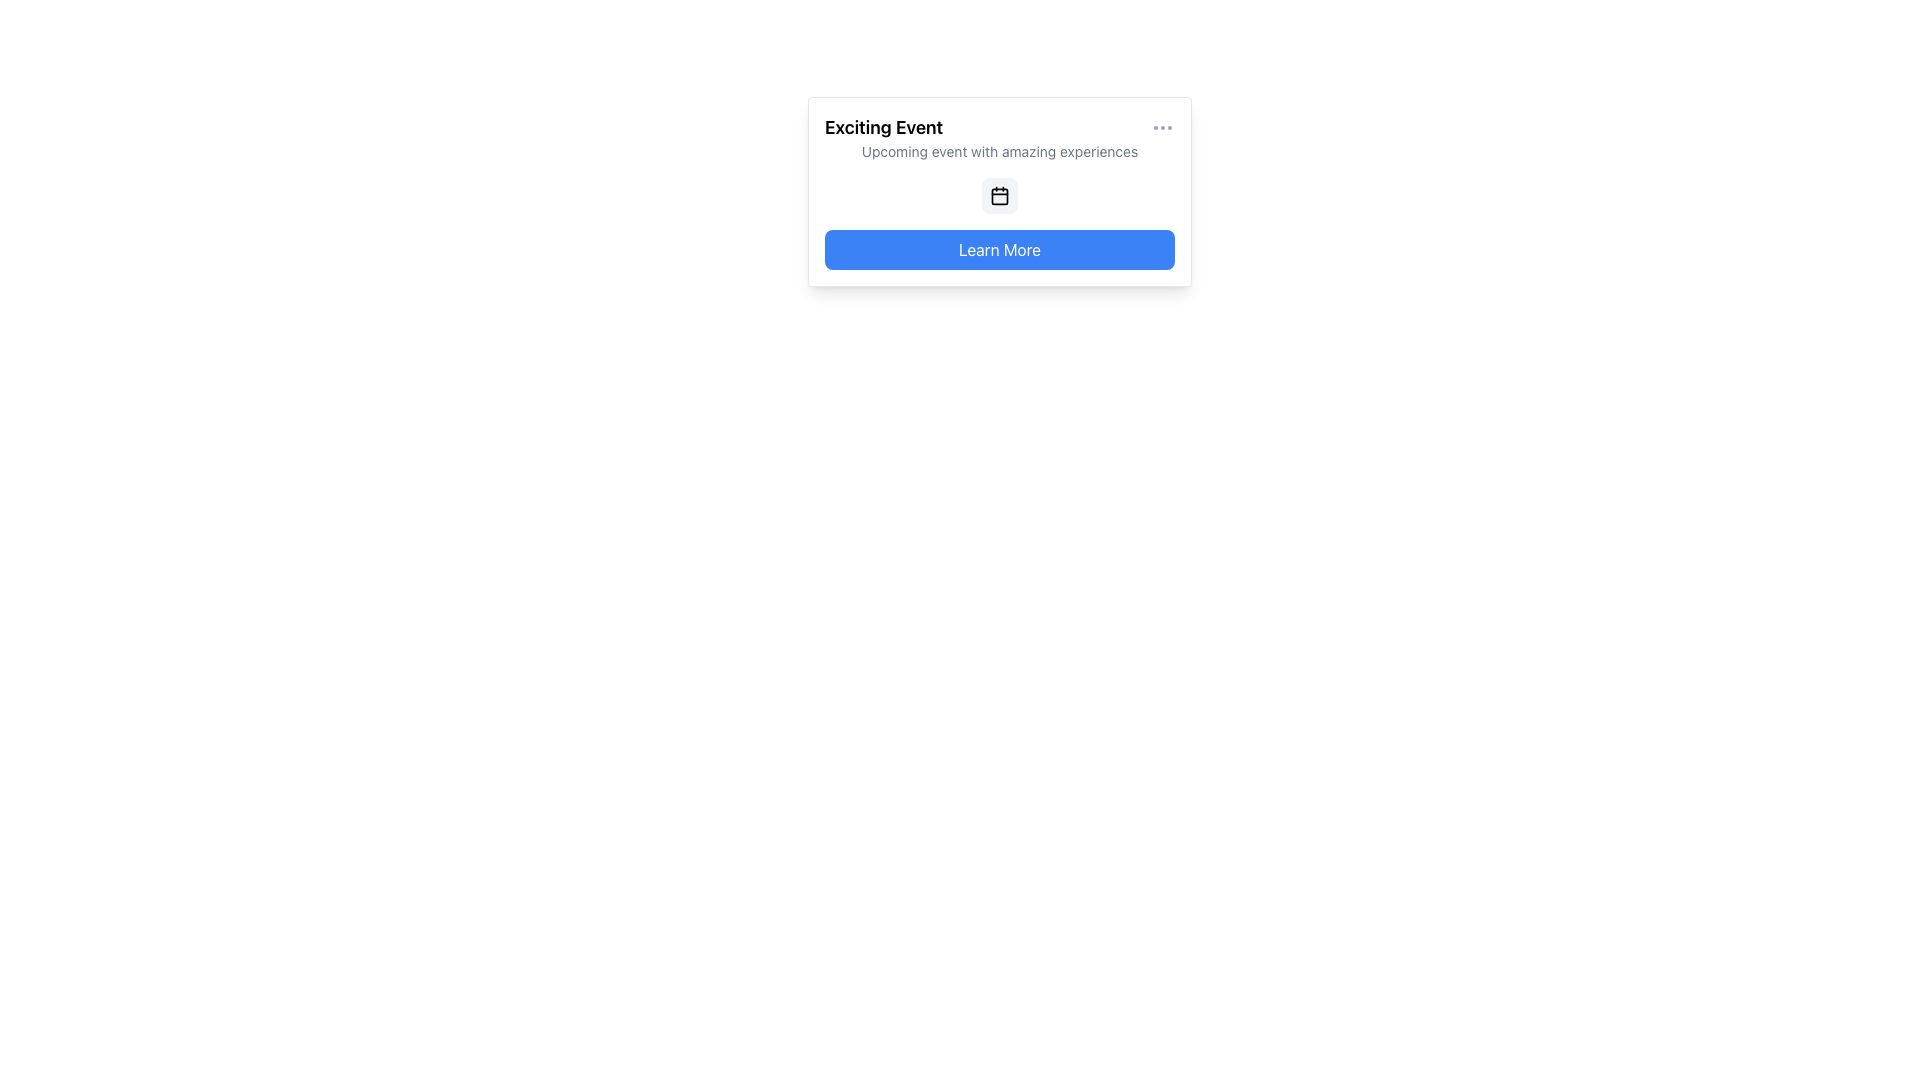 The height and width of the screenshot is (1080, 1920). I want to click on the Horizontal Ellipsis Icon located in the upper-right corner of the card labeled 'Exciting Event' to show additional options, so click(1162, 127).